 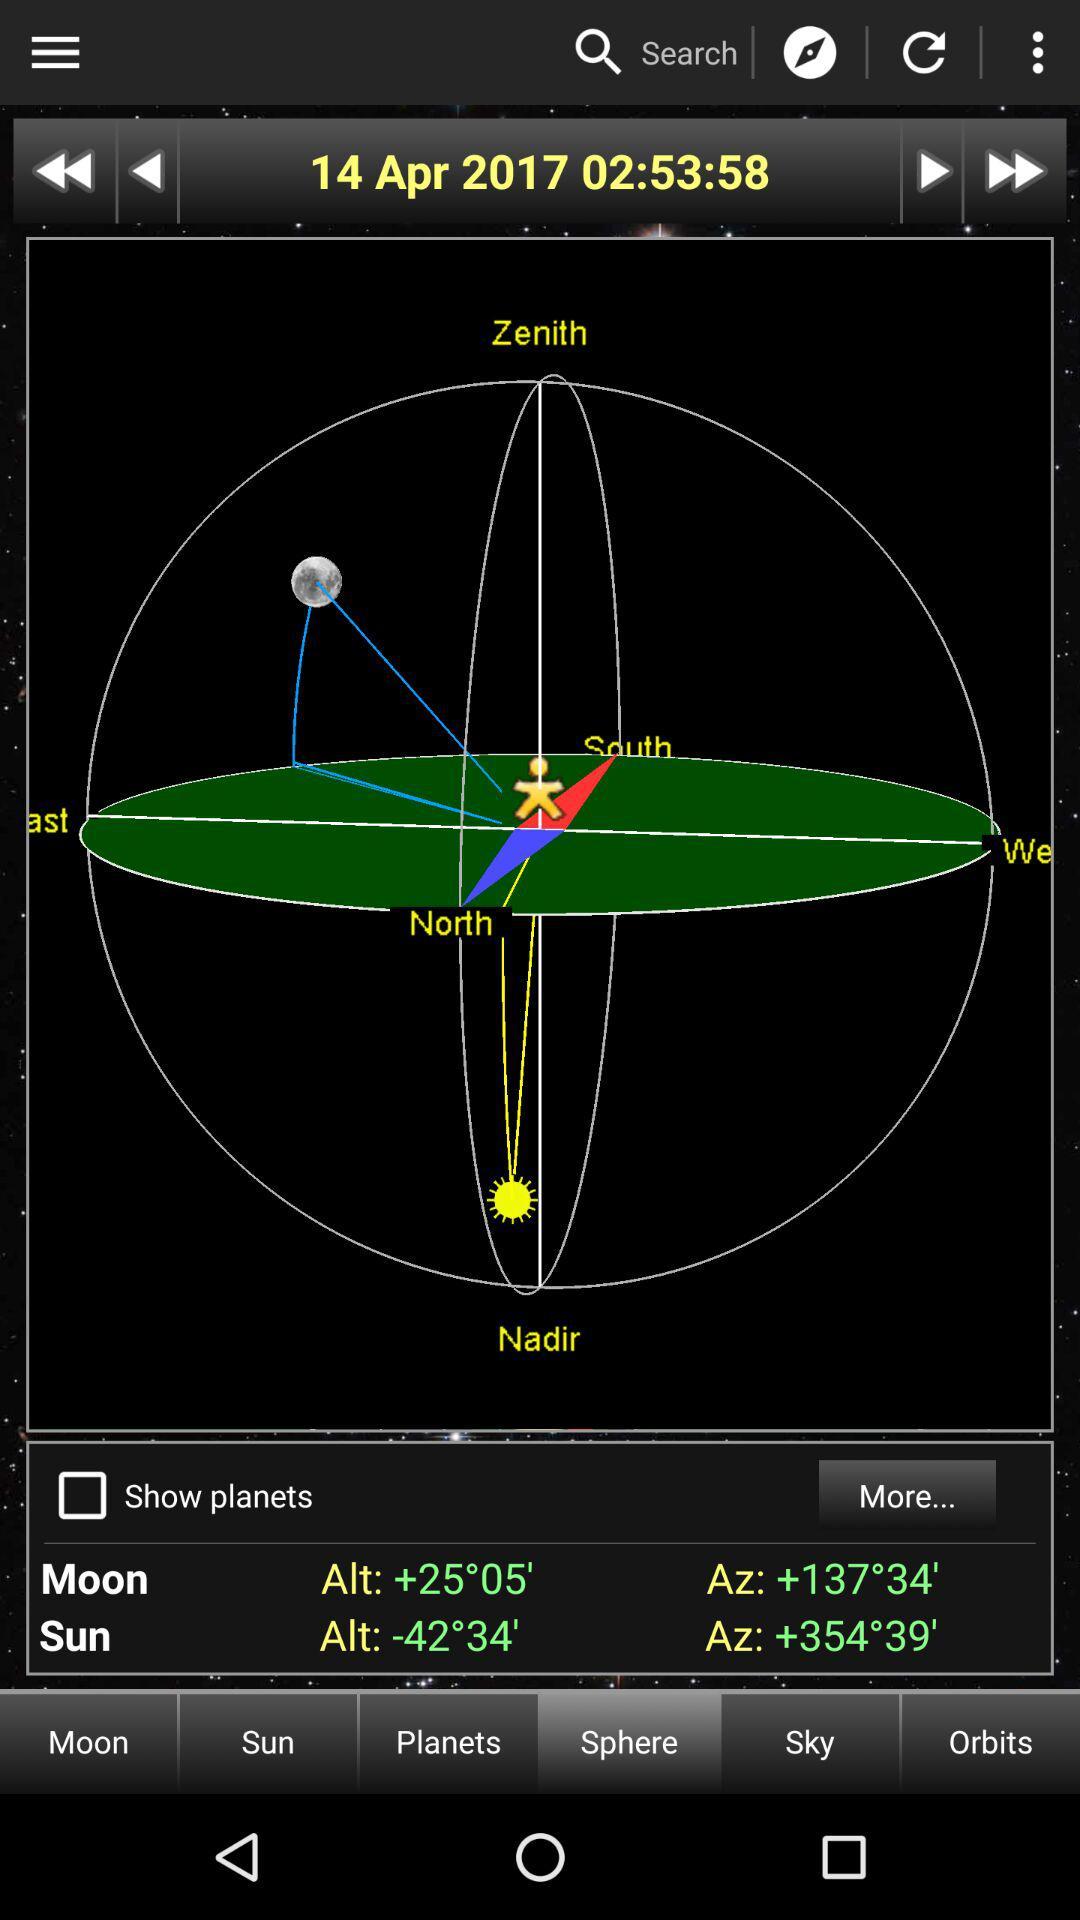 I want to click on next date selection, so click(x=932, y=171).